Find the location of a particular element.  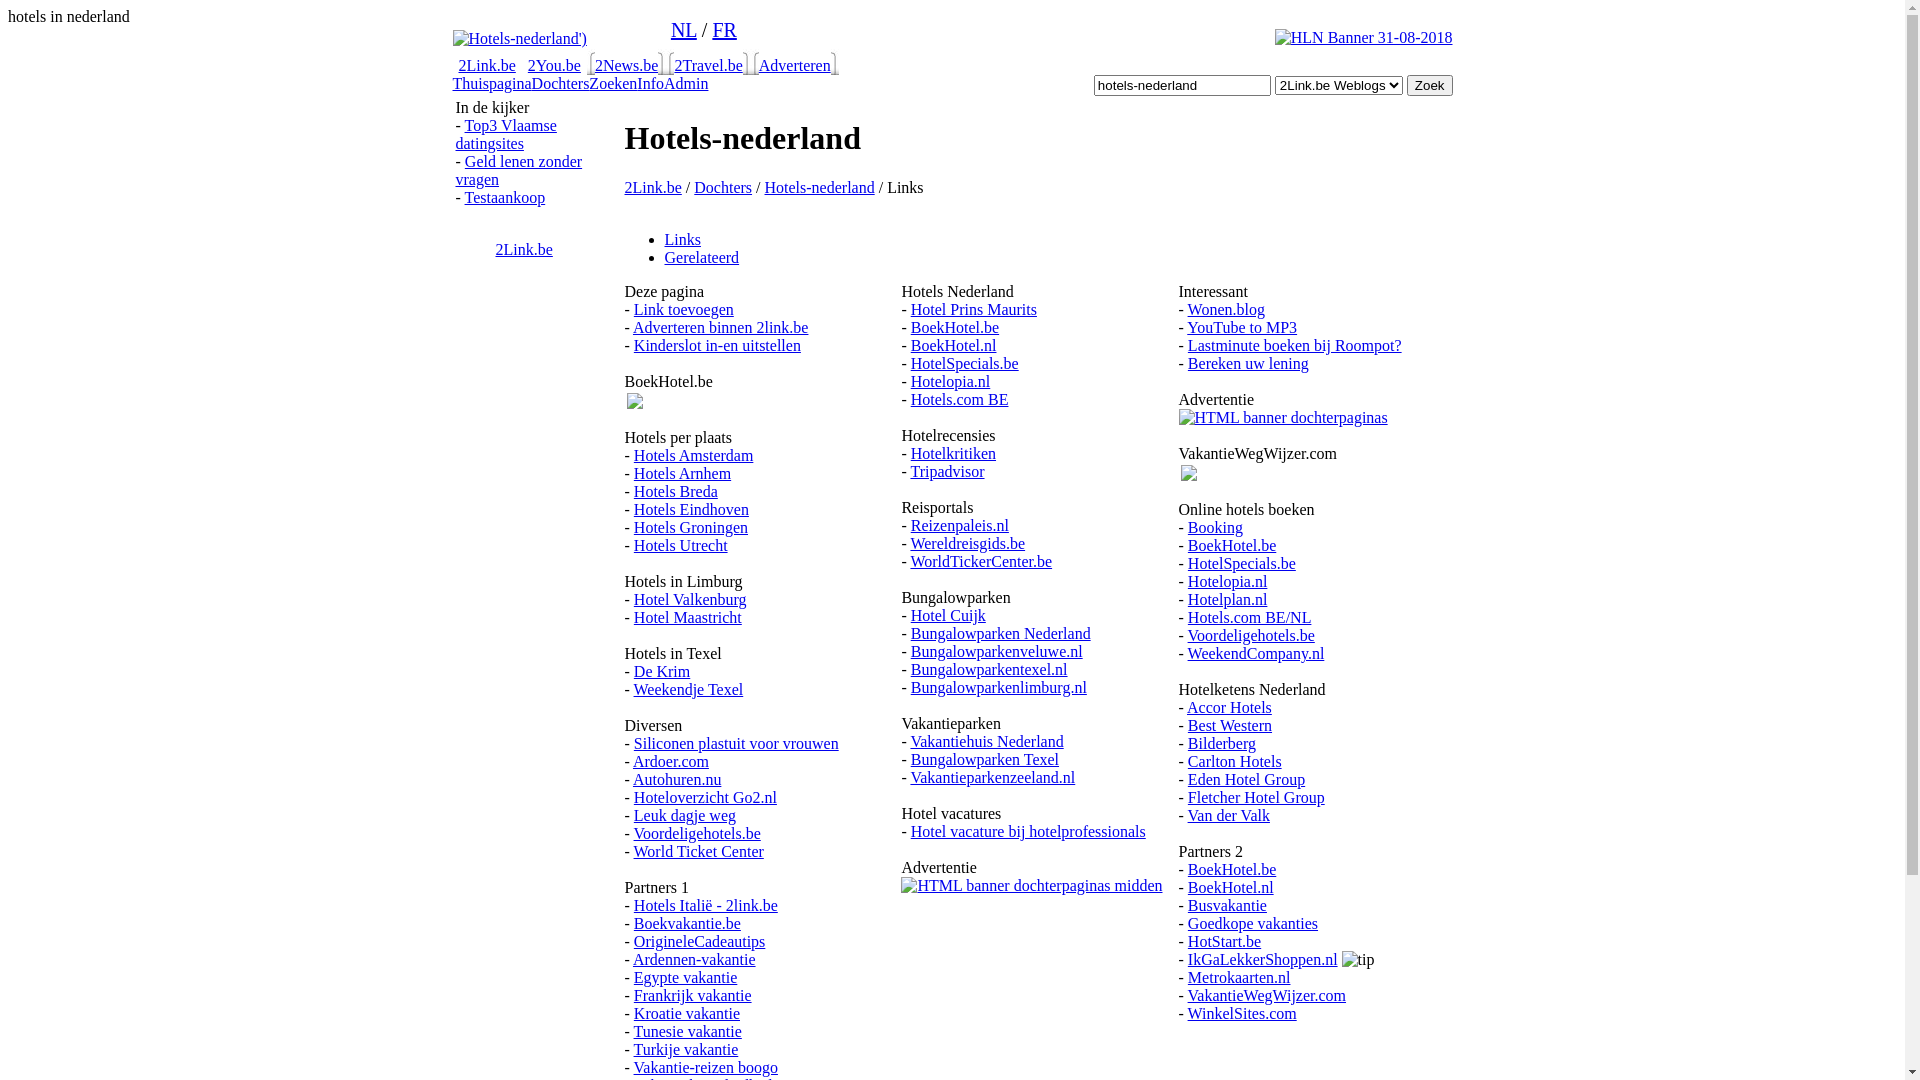

'Siliconen plastuit voor vrouwen' is located at coordinates (632, 743).